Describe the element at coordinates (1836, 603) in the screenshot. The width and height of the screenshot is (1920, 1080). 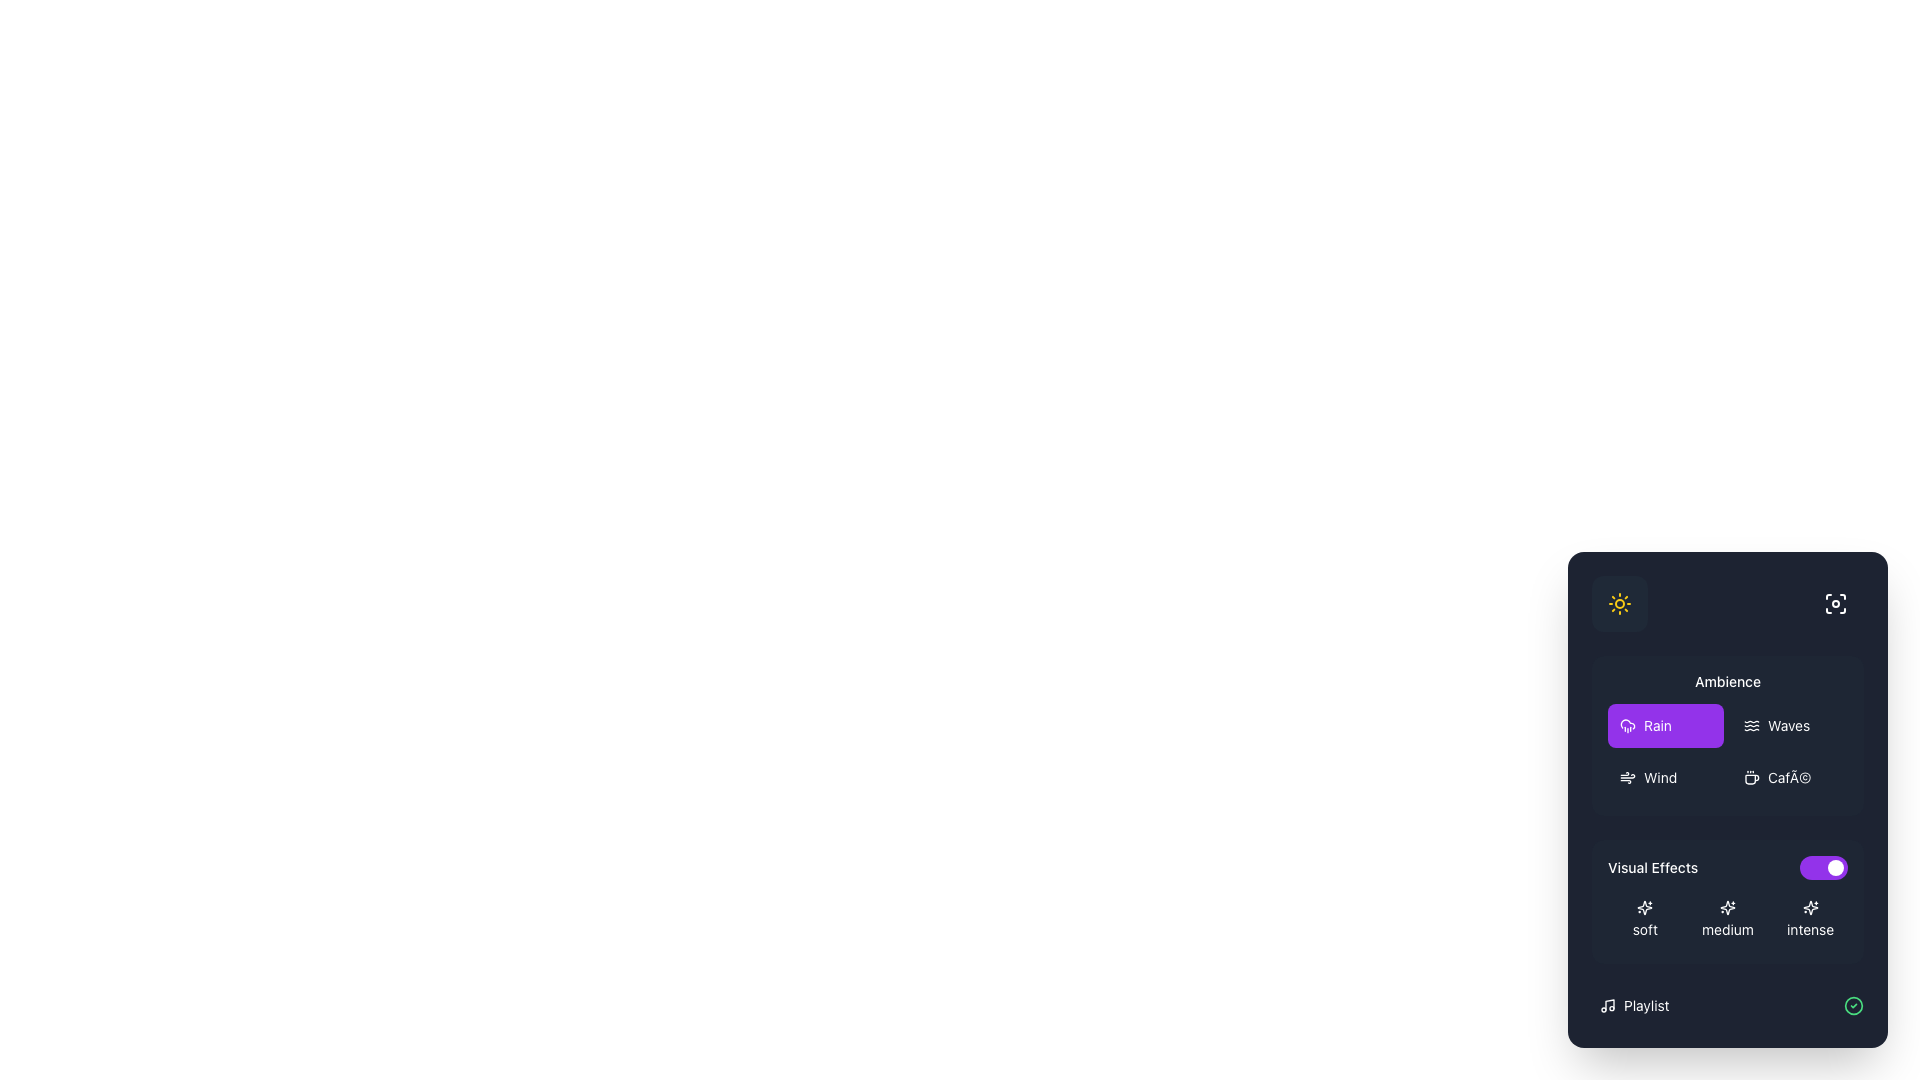
I see `the recording symbol button located at the top-right corner of the panel` at that location.